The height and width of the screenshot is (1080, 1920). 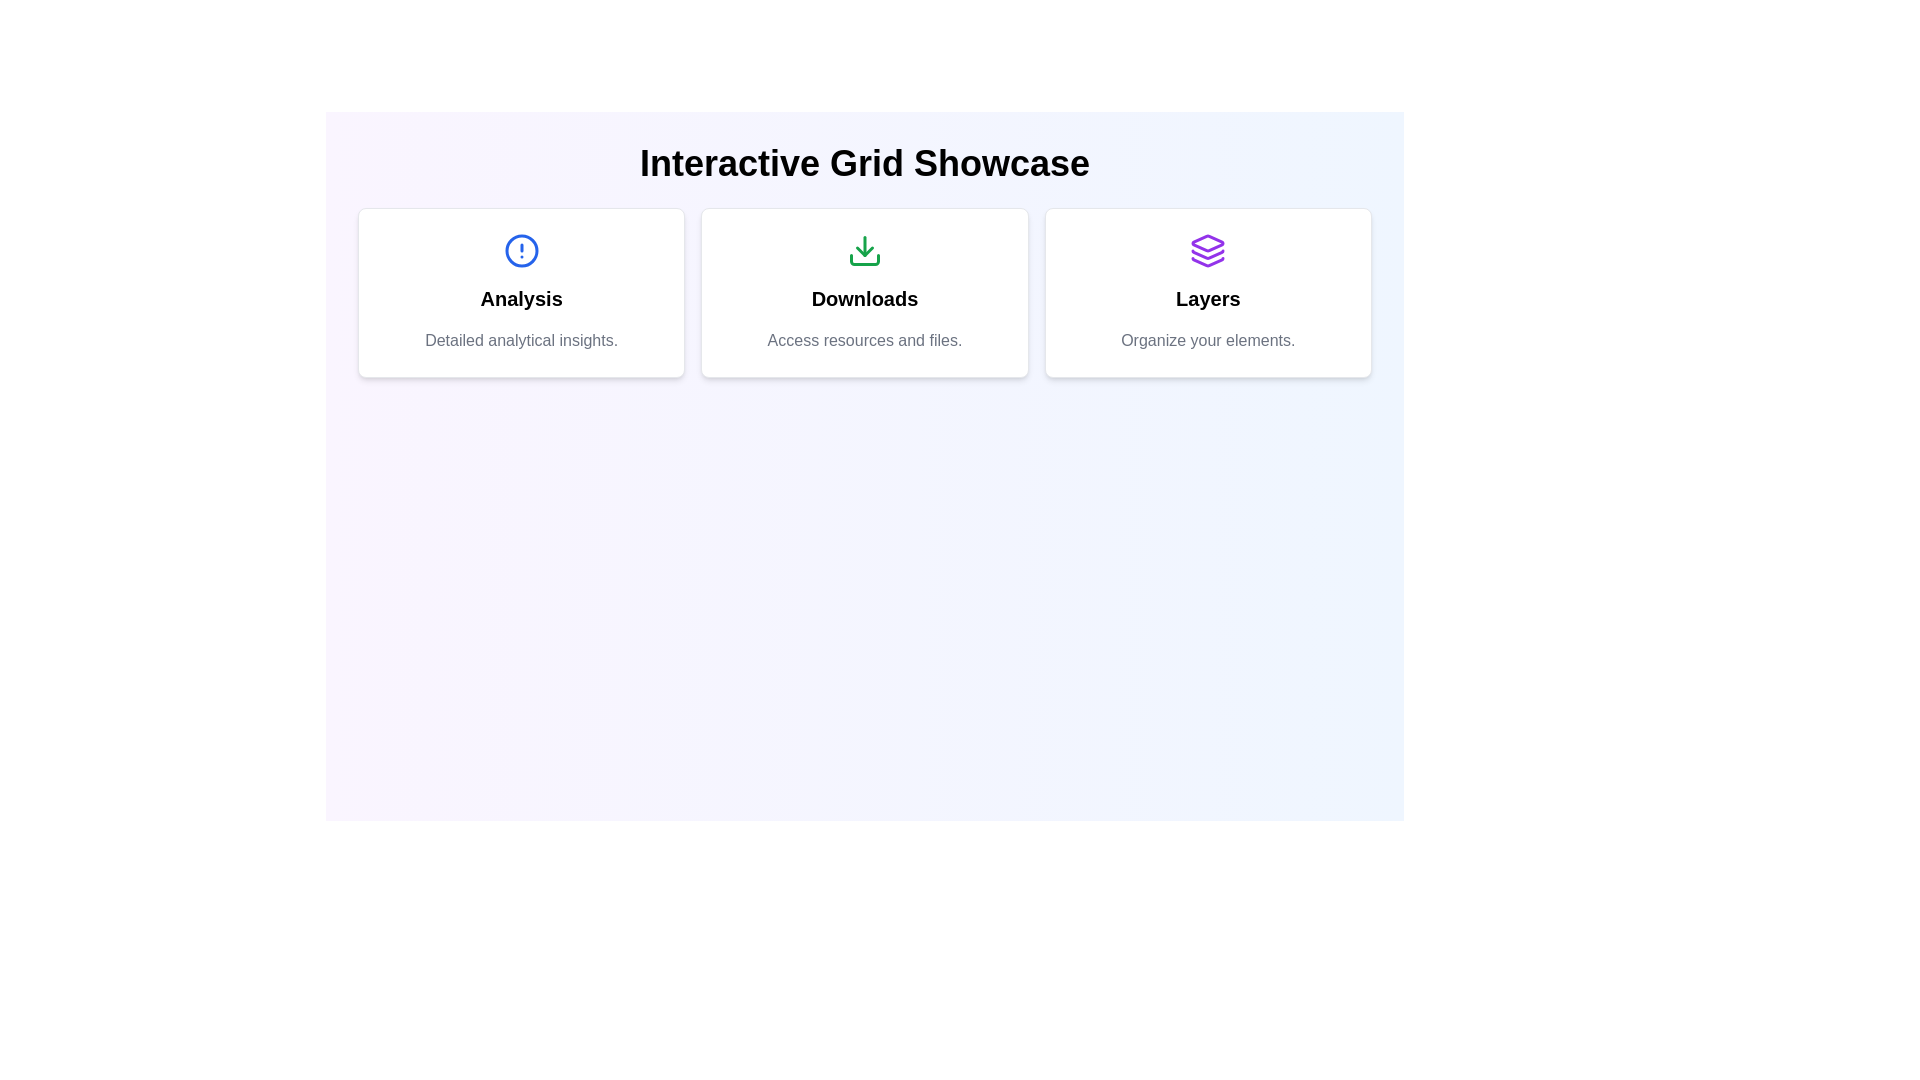 What do you see at coordinates (1207, 339) in the screenshot?
I see `the text label that says 'Organize your elements.' which is located within the rightmost card in the 'Layers' section, positioned below the 'Layers' title` at bounding box center [1207, 339].